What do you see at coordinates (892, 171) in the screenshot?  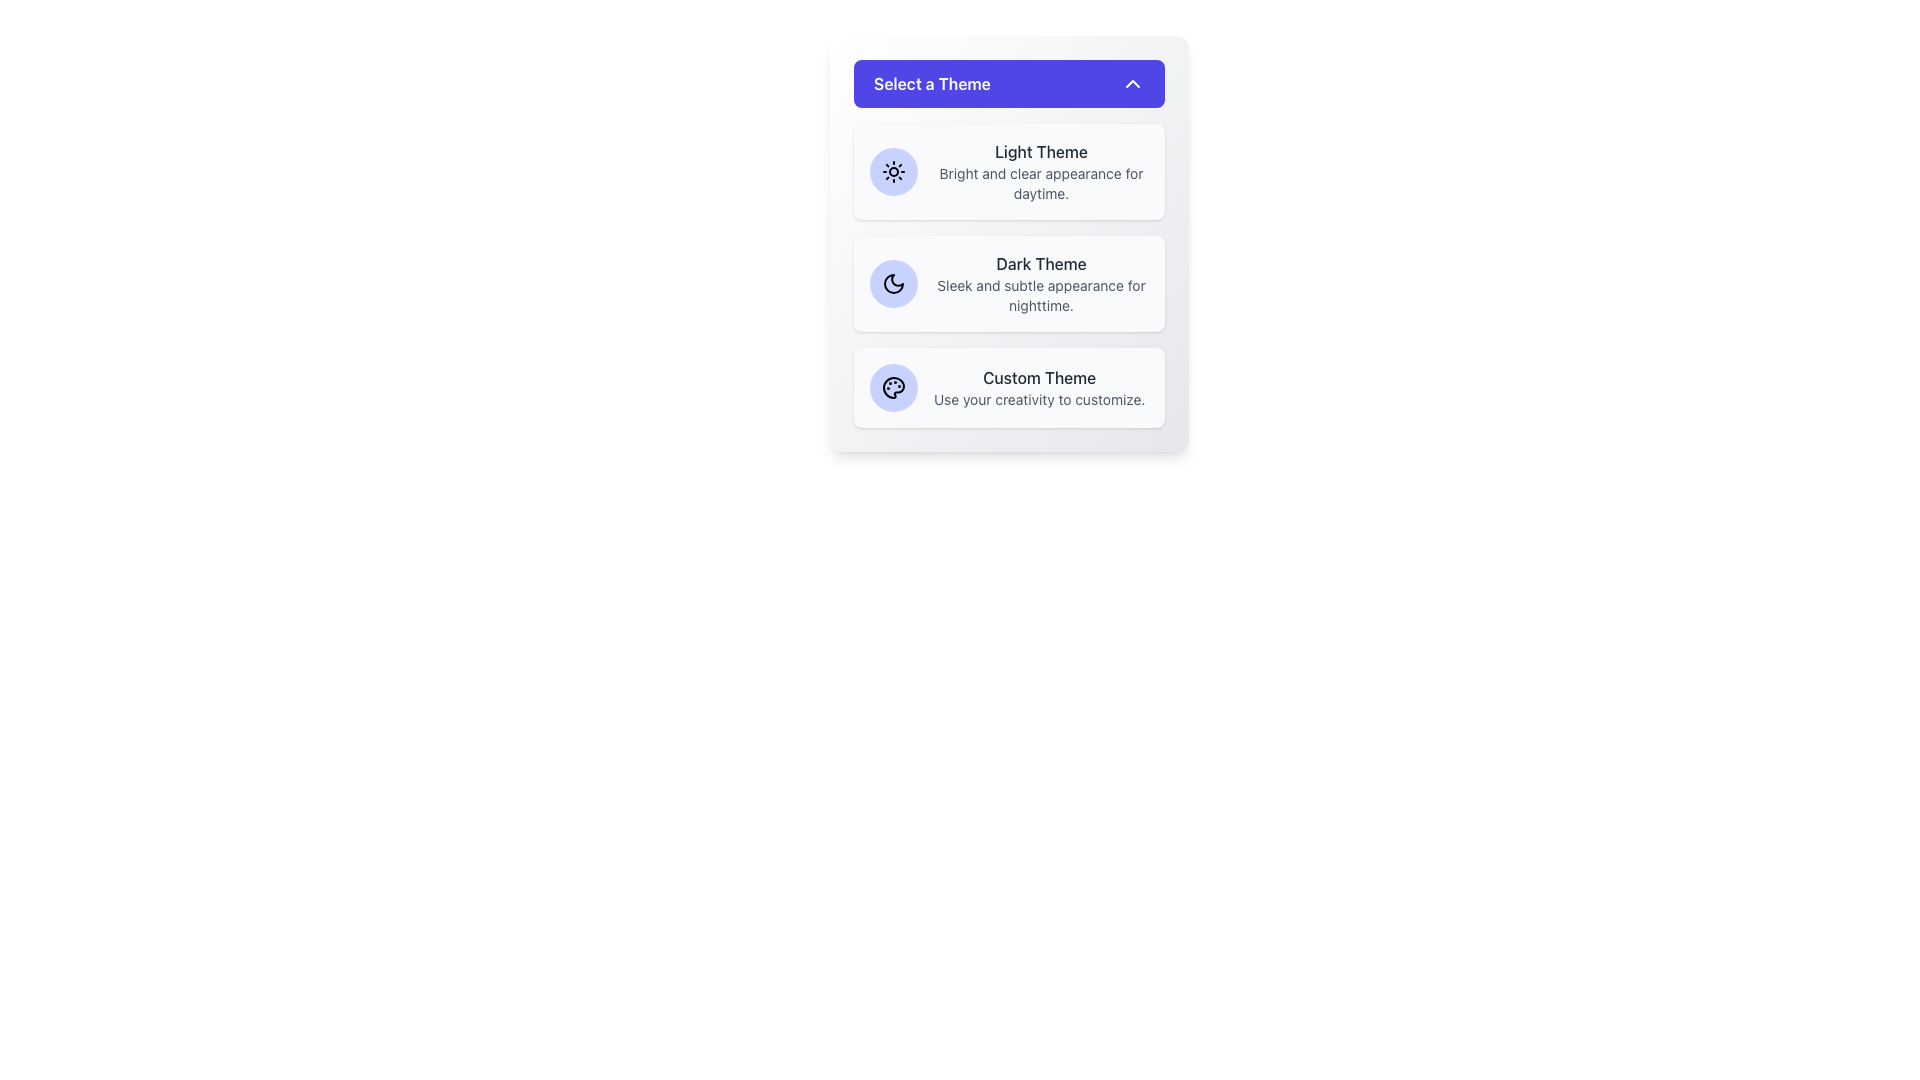 I see `the stylized sun icon representing the light theme, located at the top of the theme options within the 'Select a Theme' dropdown` at bounding box center [892, 171].